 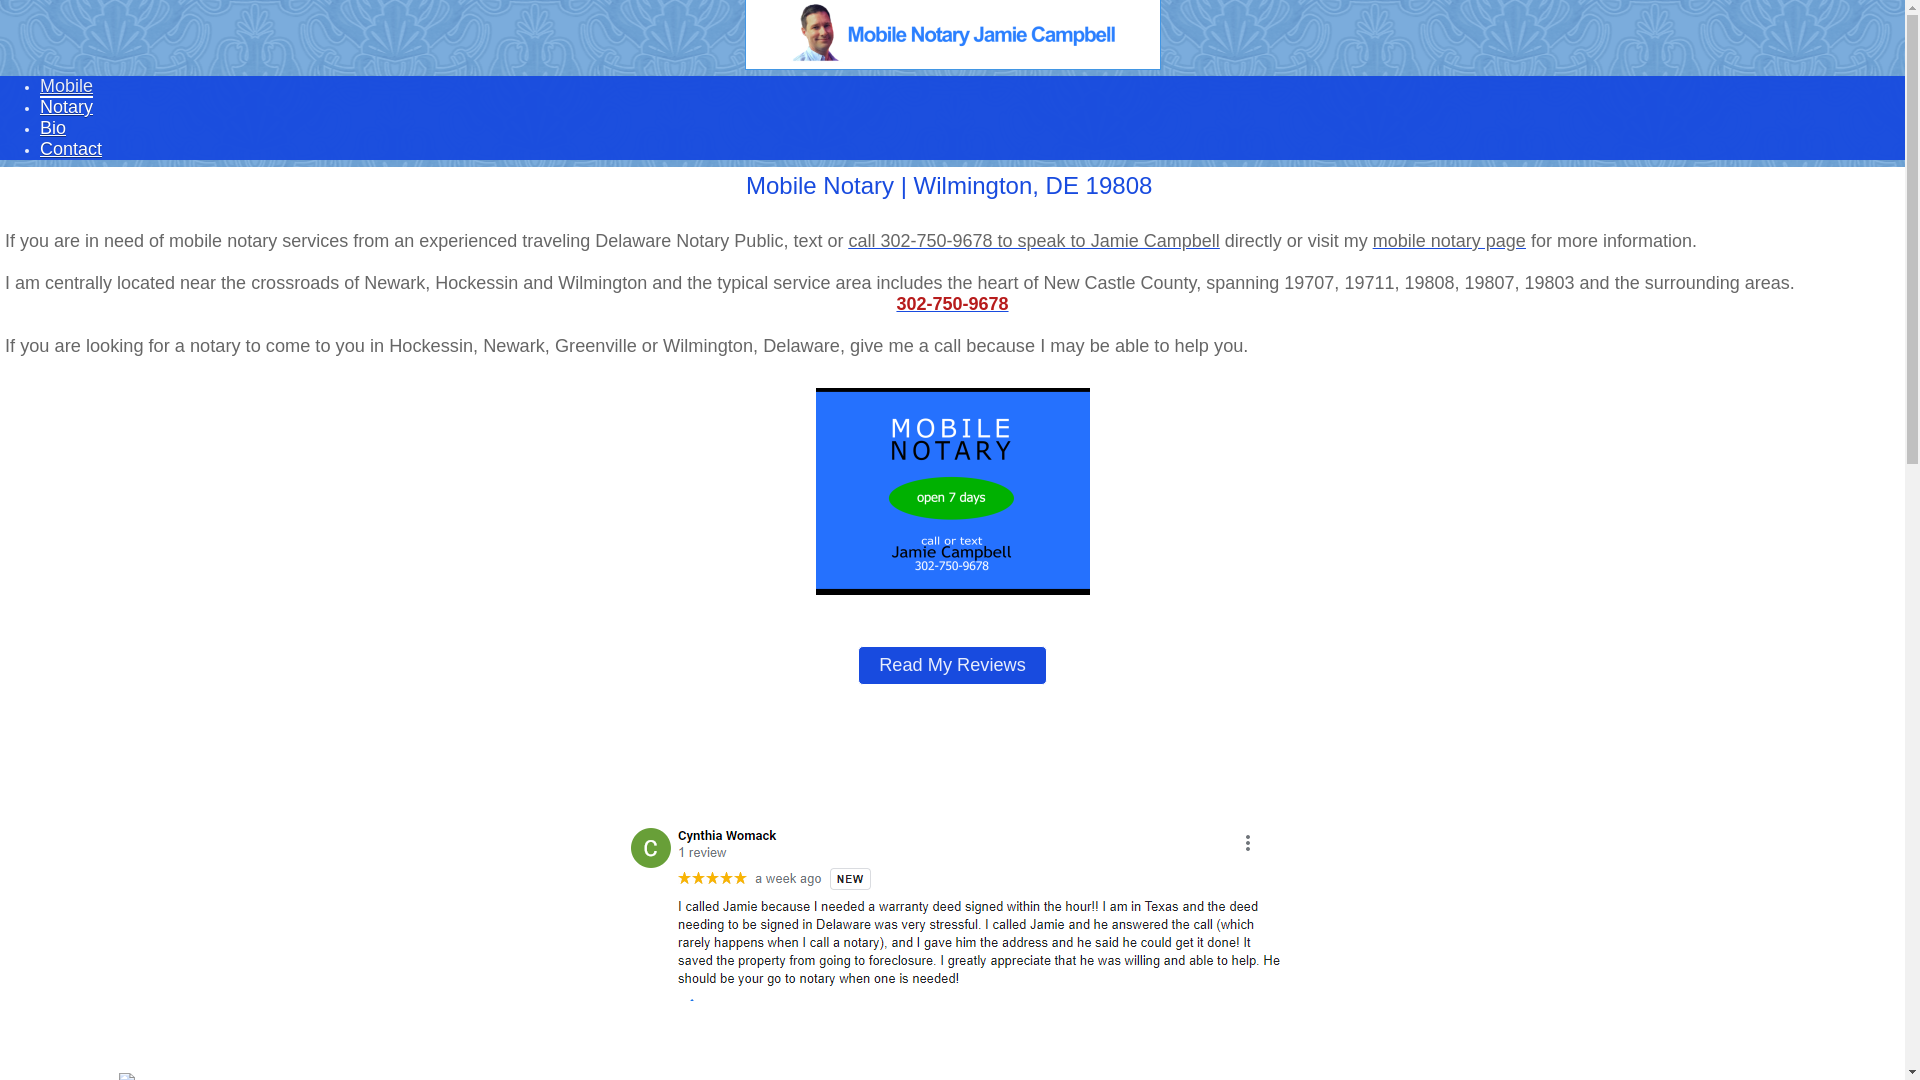 I want to click on 'Contact', so click(x=71, y=148).